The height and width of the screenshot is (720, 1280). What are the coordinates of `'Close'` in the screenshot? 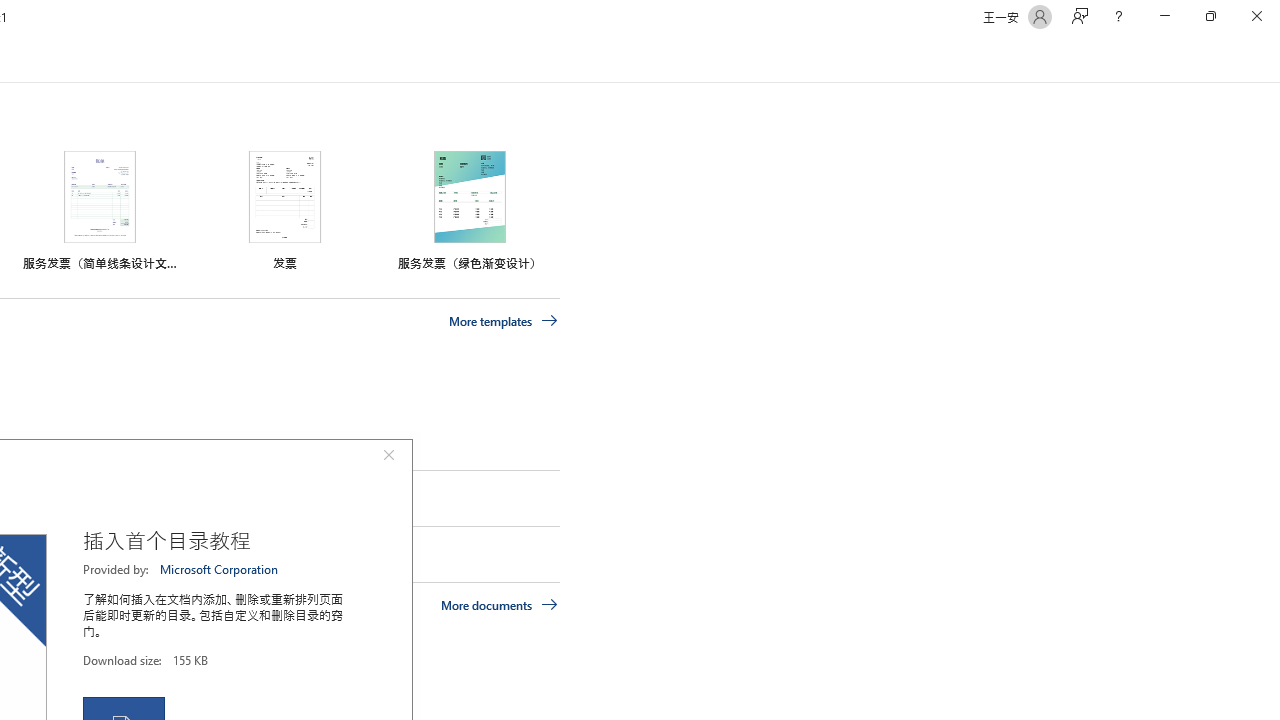 It's located at (1255, 16).